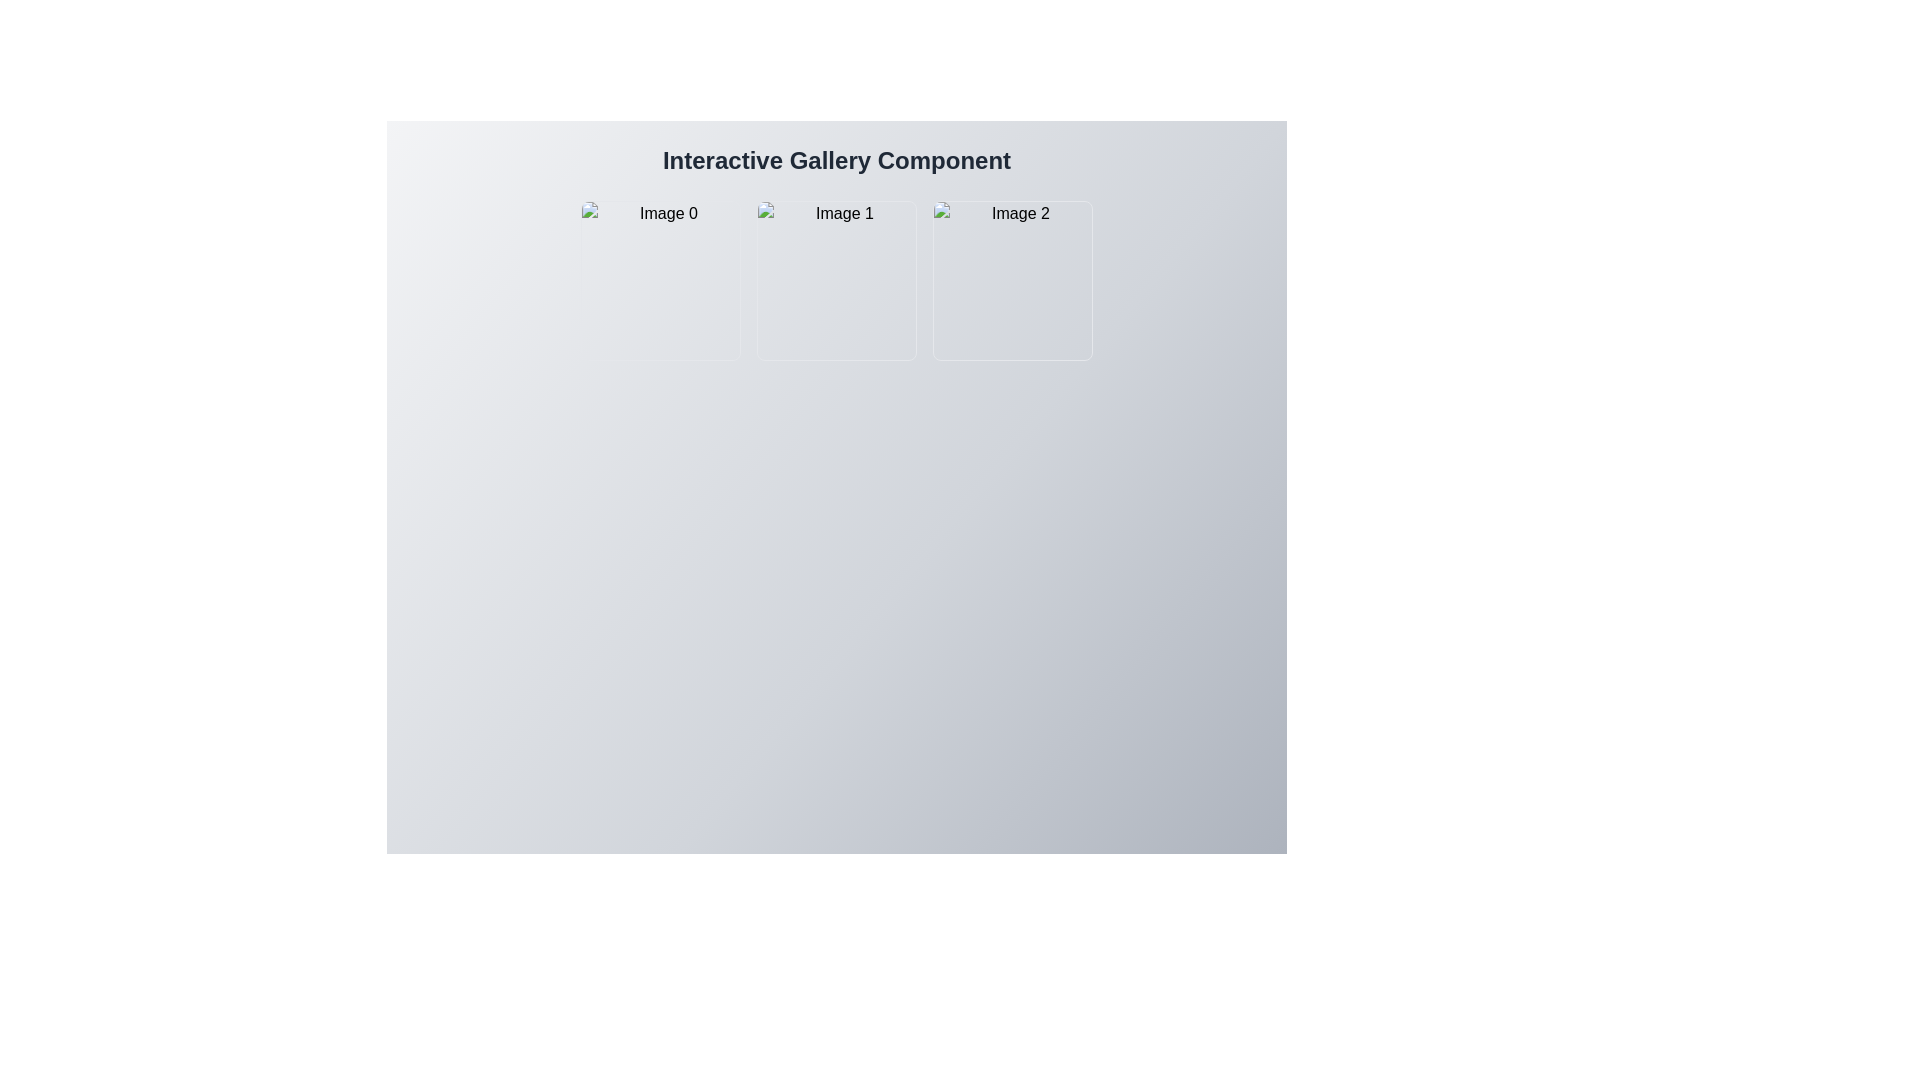  I want to click on the third image tile in the interactive gallery, which is part of a grid layout, so click(1012, 281).